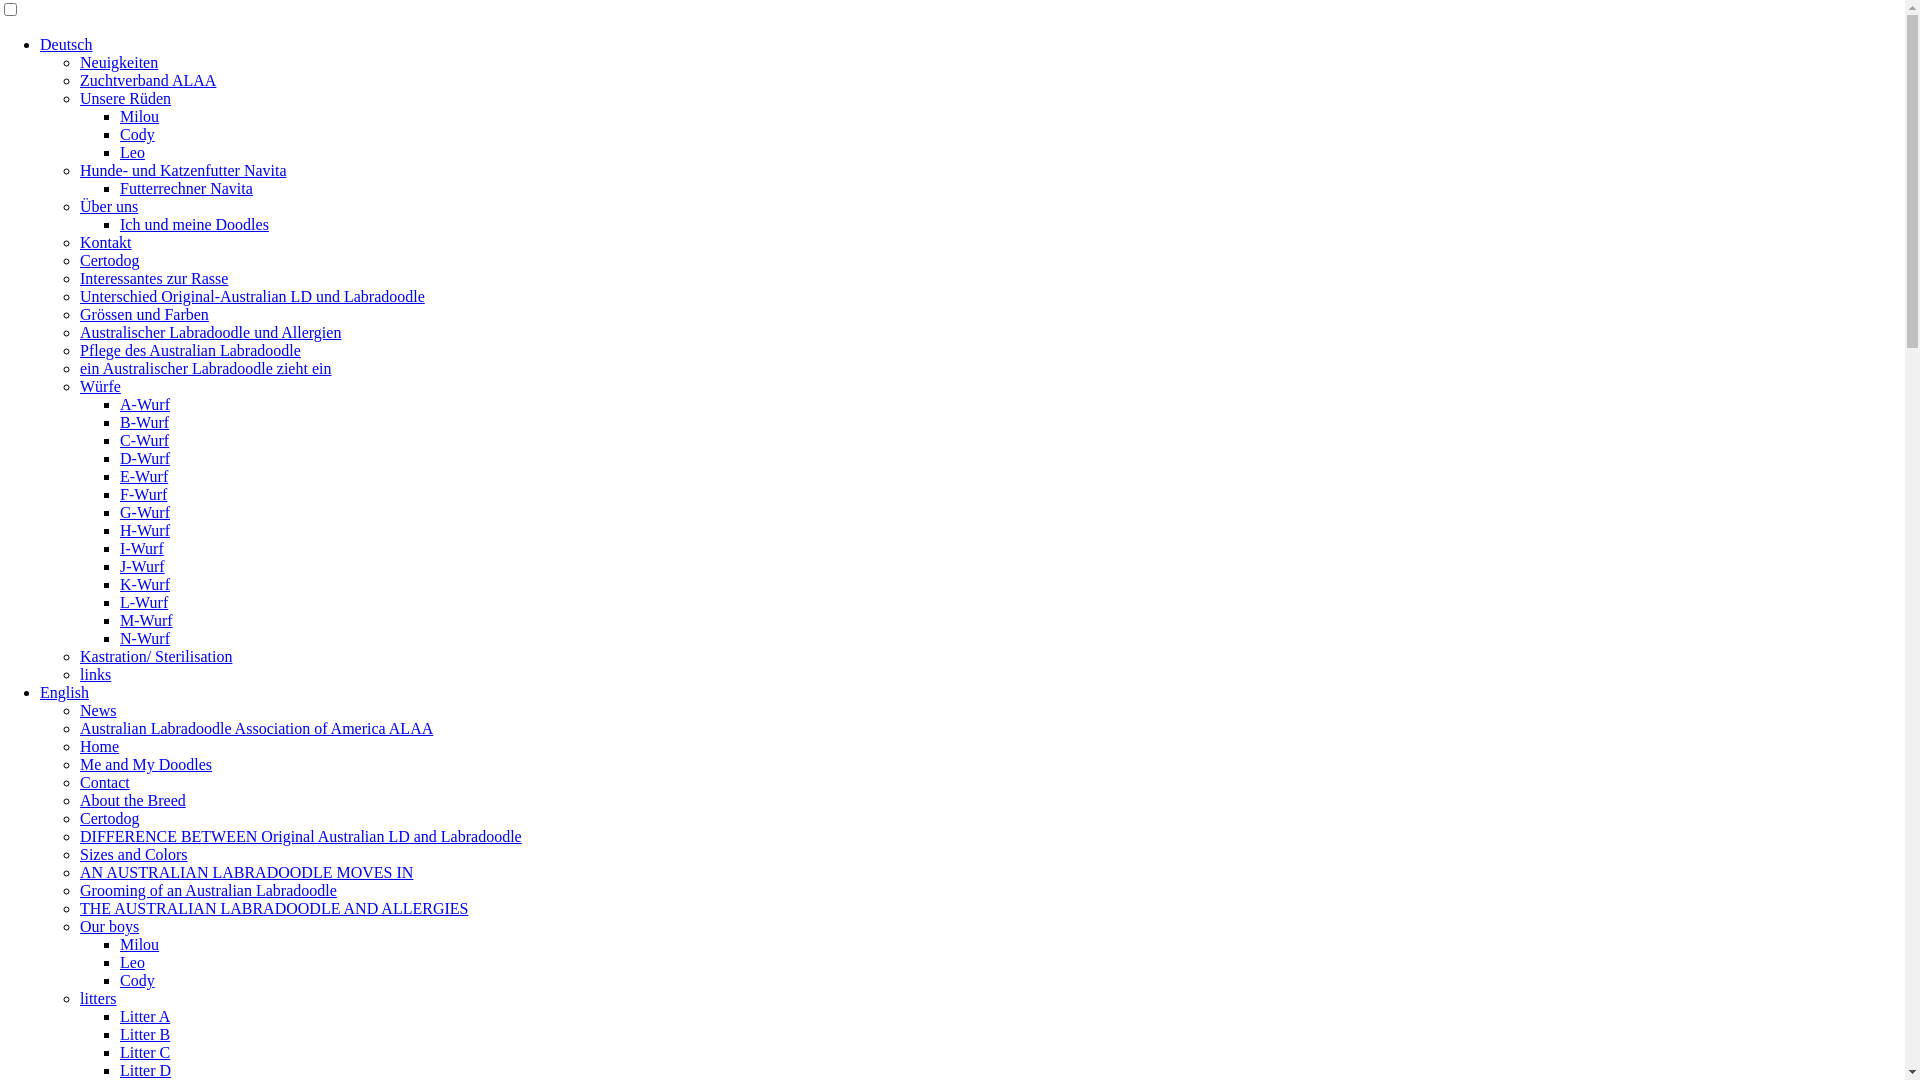 The image size is (1920, 1080). What do you see at coordinates (108, 926) in the screenshot?
I see `'Our boys'` at bounding box center [108, 926].